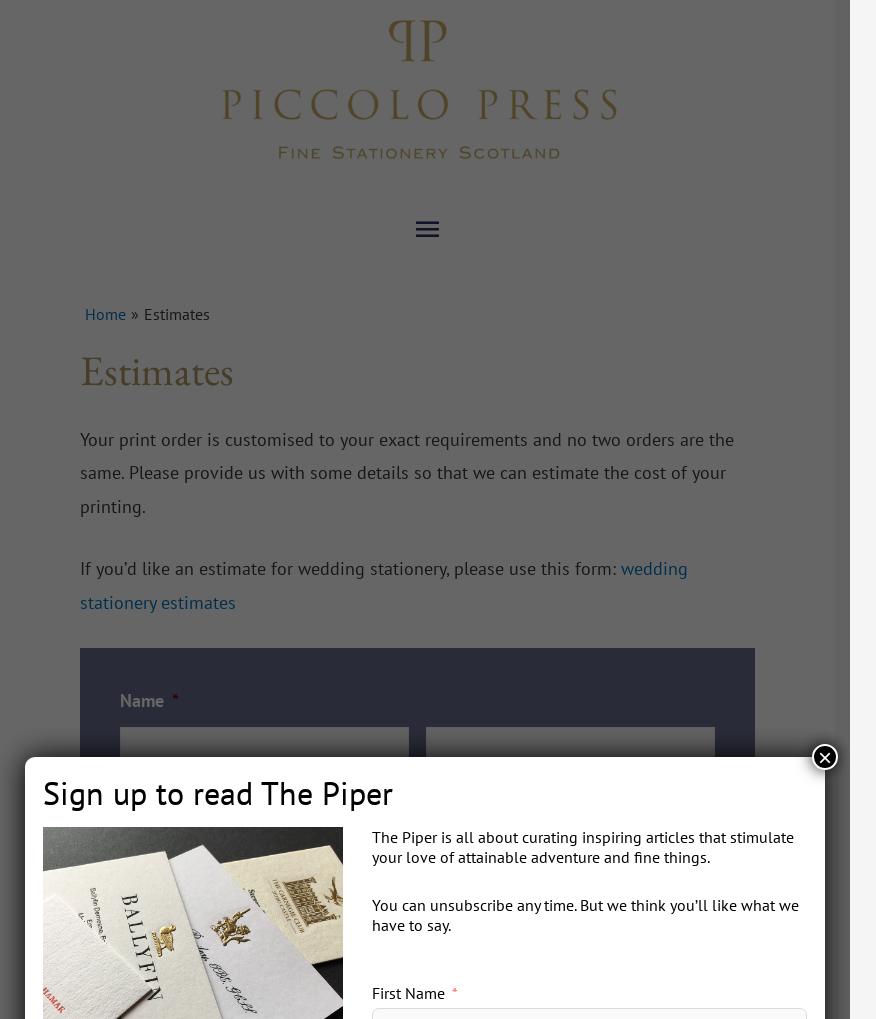  I want to click on 'Email address', so click(173, 831).